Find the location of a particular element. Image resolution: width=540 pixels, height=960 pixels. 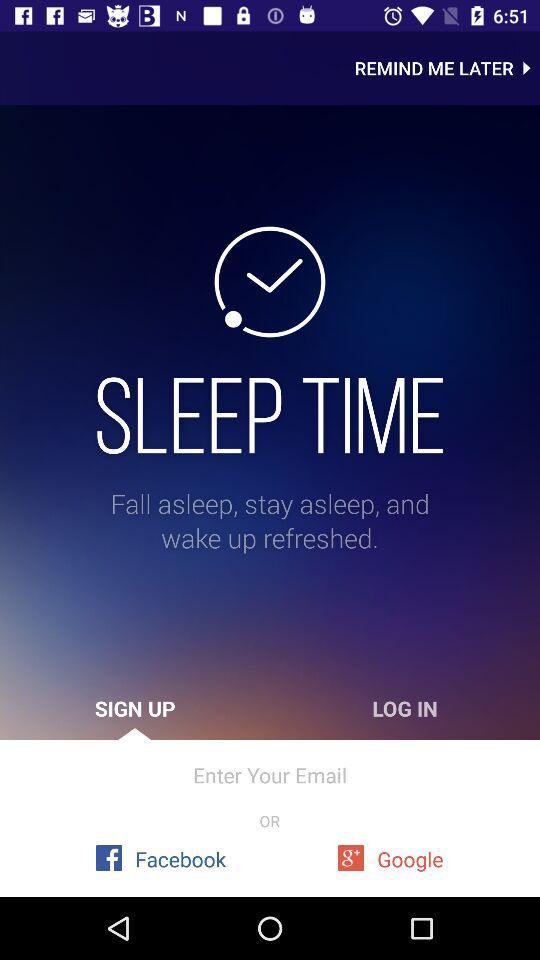

remind me later is located at coordinates (447, 68).